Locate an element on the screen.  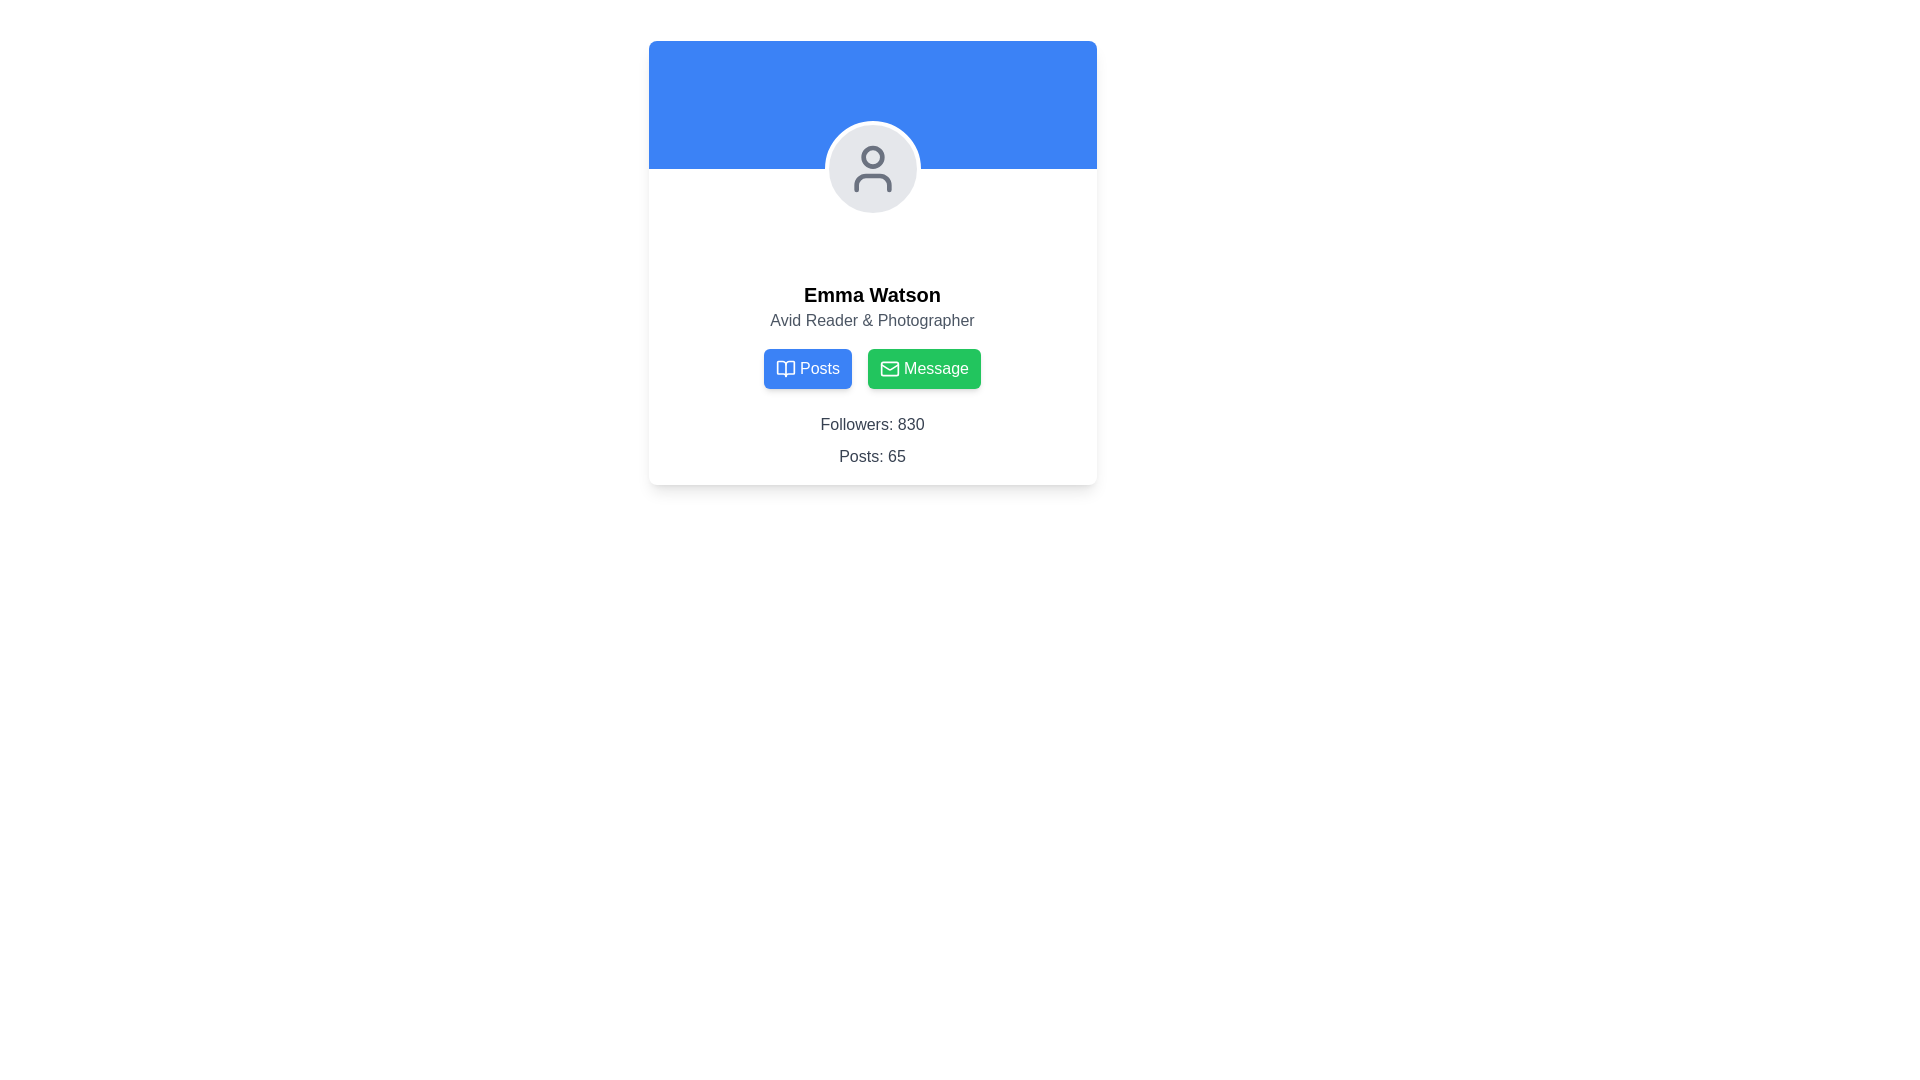
the 'Posts' button, which is a rectangular button with a blue background and an icon of an open book followed by the text 'Posts' in white, to observe a visual change in its background color is located at coordinates (808, 369).